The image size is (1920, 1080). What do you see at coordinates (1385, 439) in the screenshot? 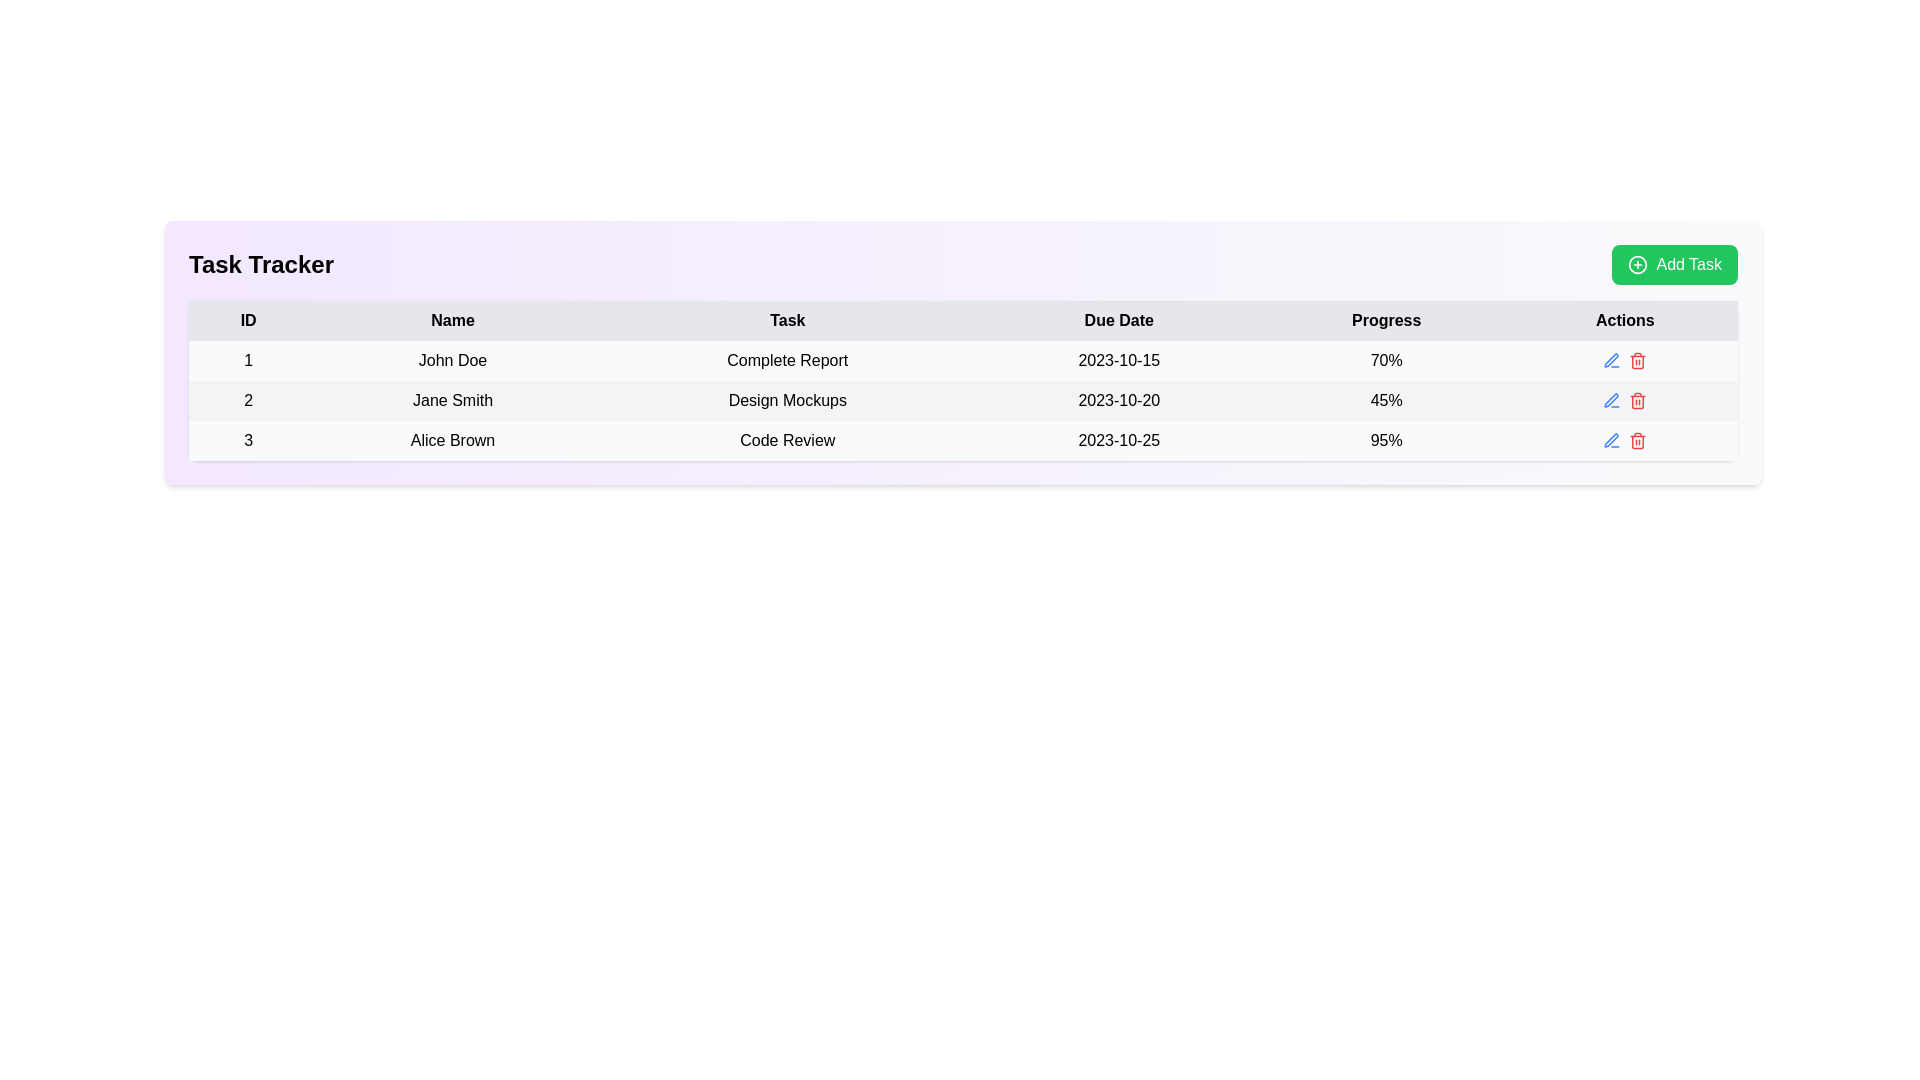
I see `the text label displaying '95%' in bold within the 'Progress' column of the table row for 'Alice Brown - Code Review - 2023-10-25'` at bounding box center [1385, 439].